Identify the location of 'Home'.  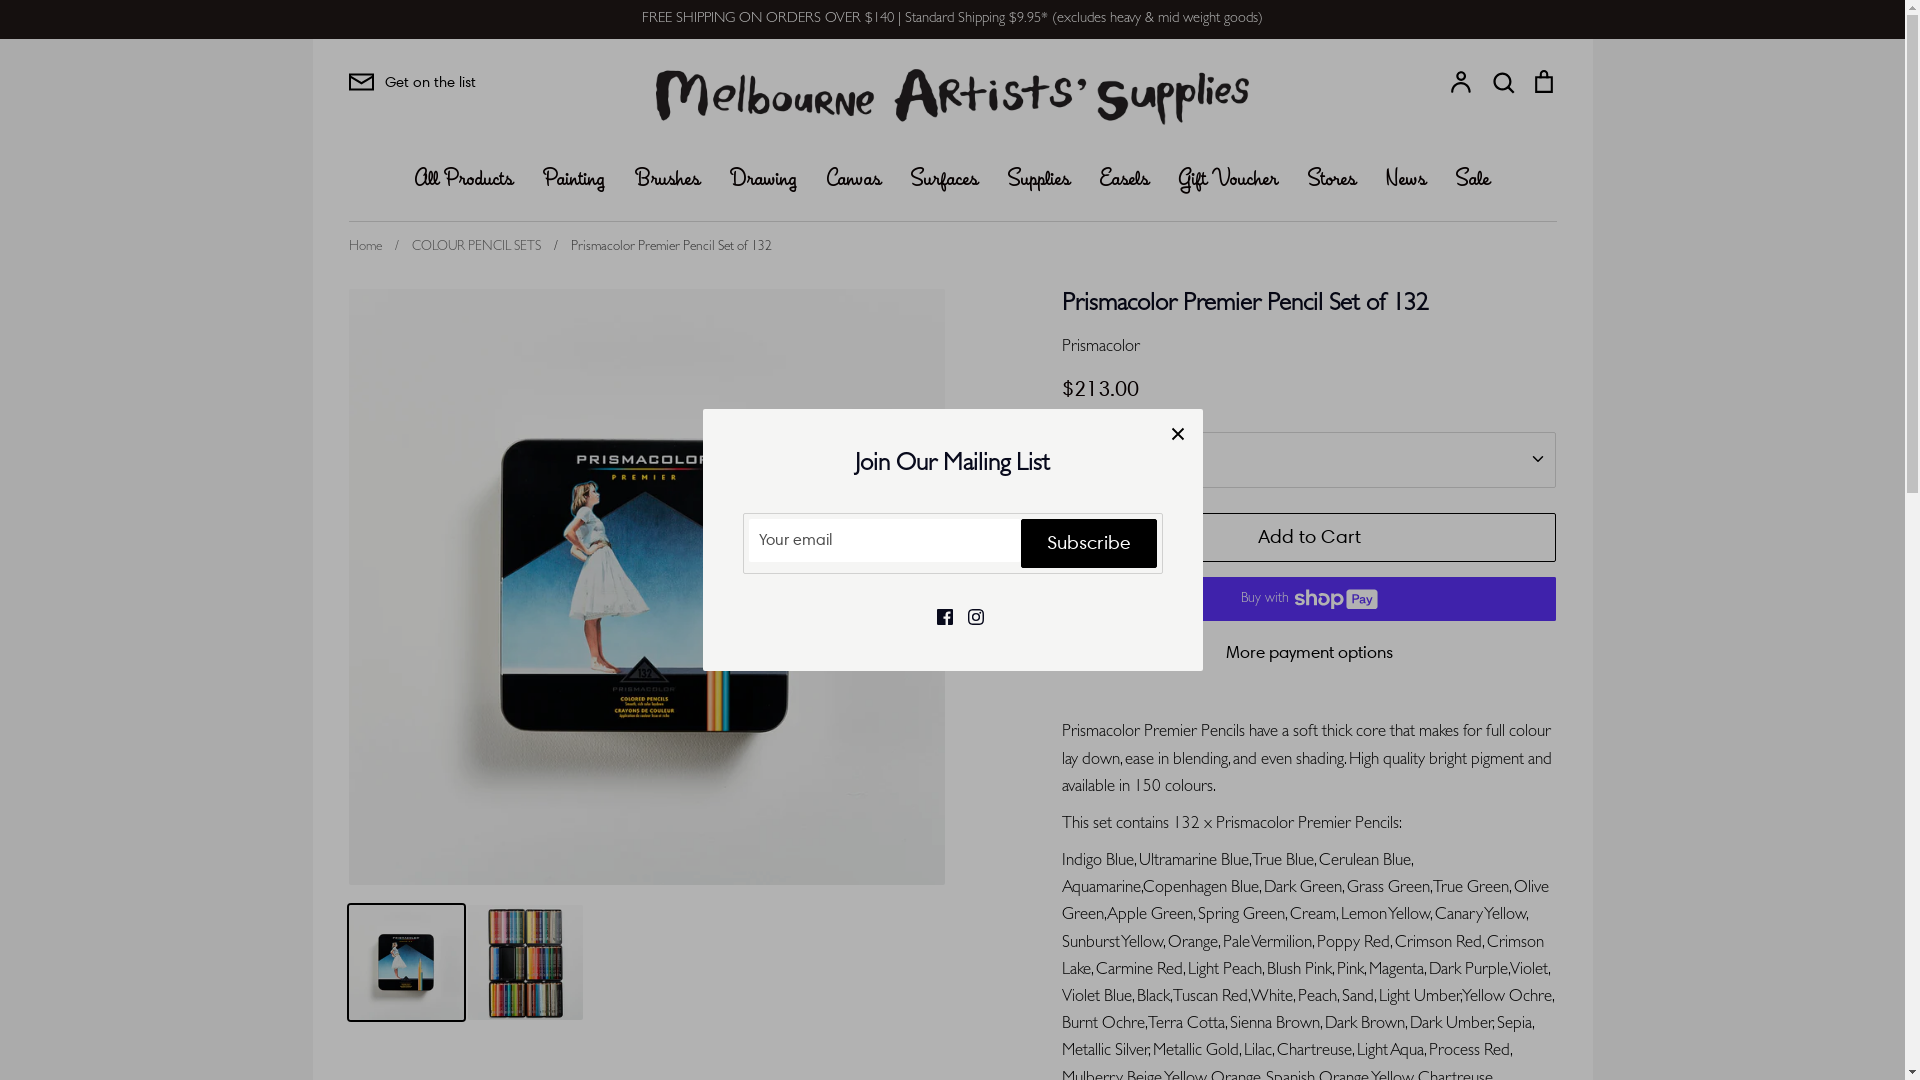
(364, 246).